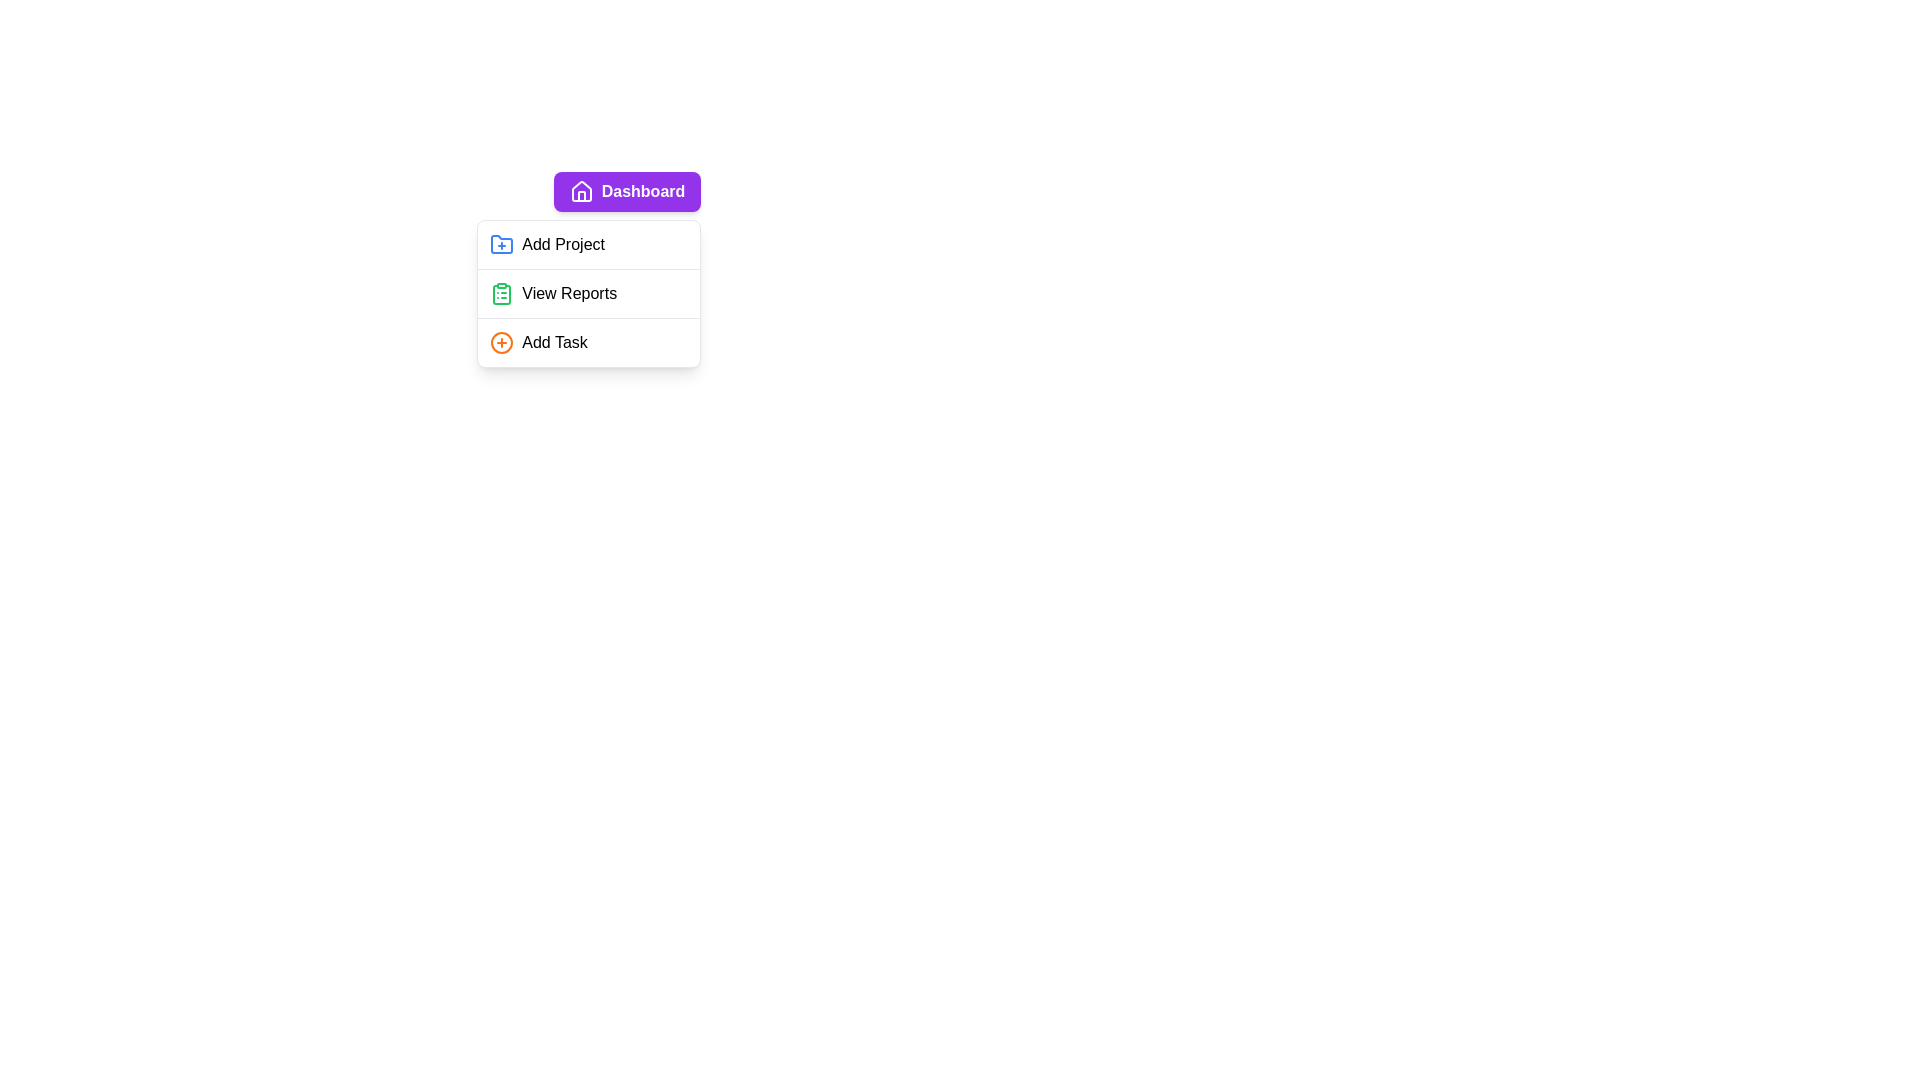 This screenshot has height=1080, width=1920. What do you see at coordinates (626, 192) in the screenshot?
I see `the purple Dashboard button to toggle the menu's visibility` at bounding box center [626, 192].